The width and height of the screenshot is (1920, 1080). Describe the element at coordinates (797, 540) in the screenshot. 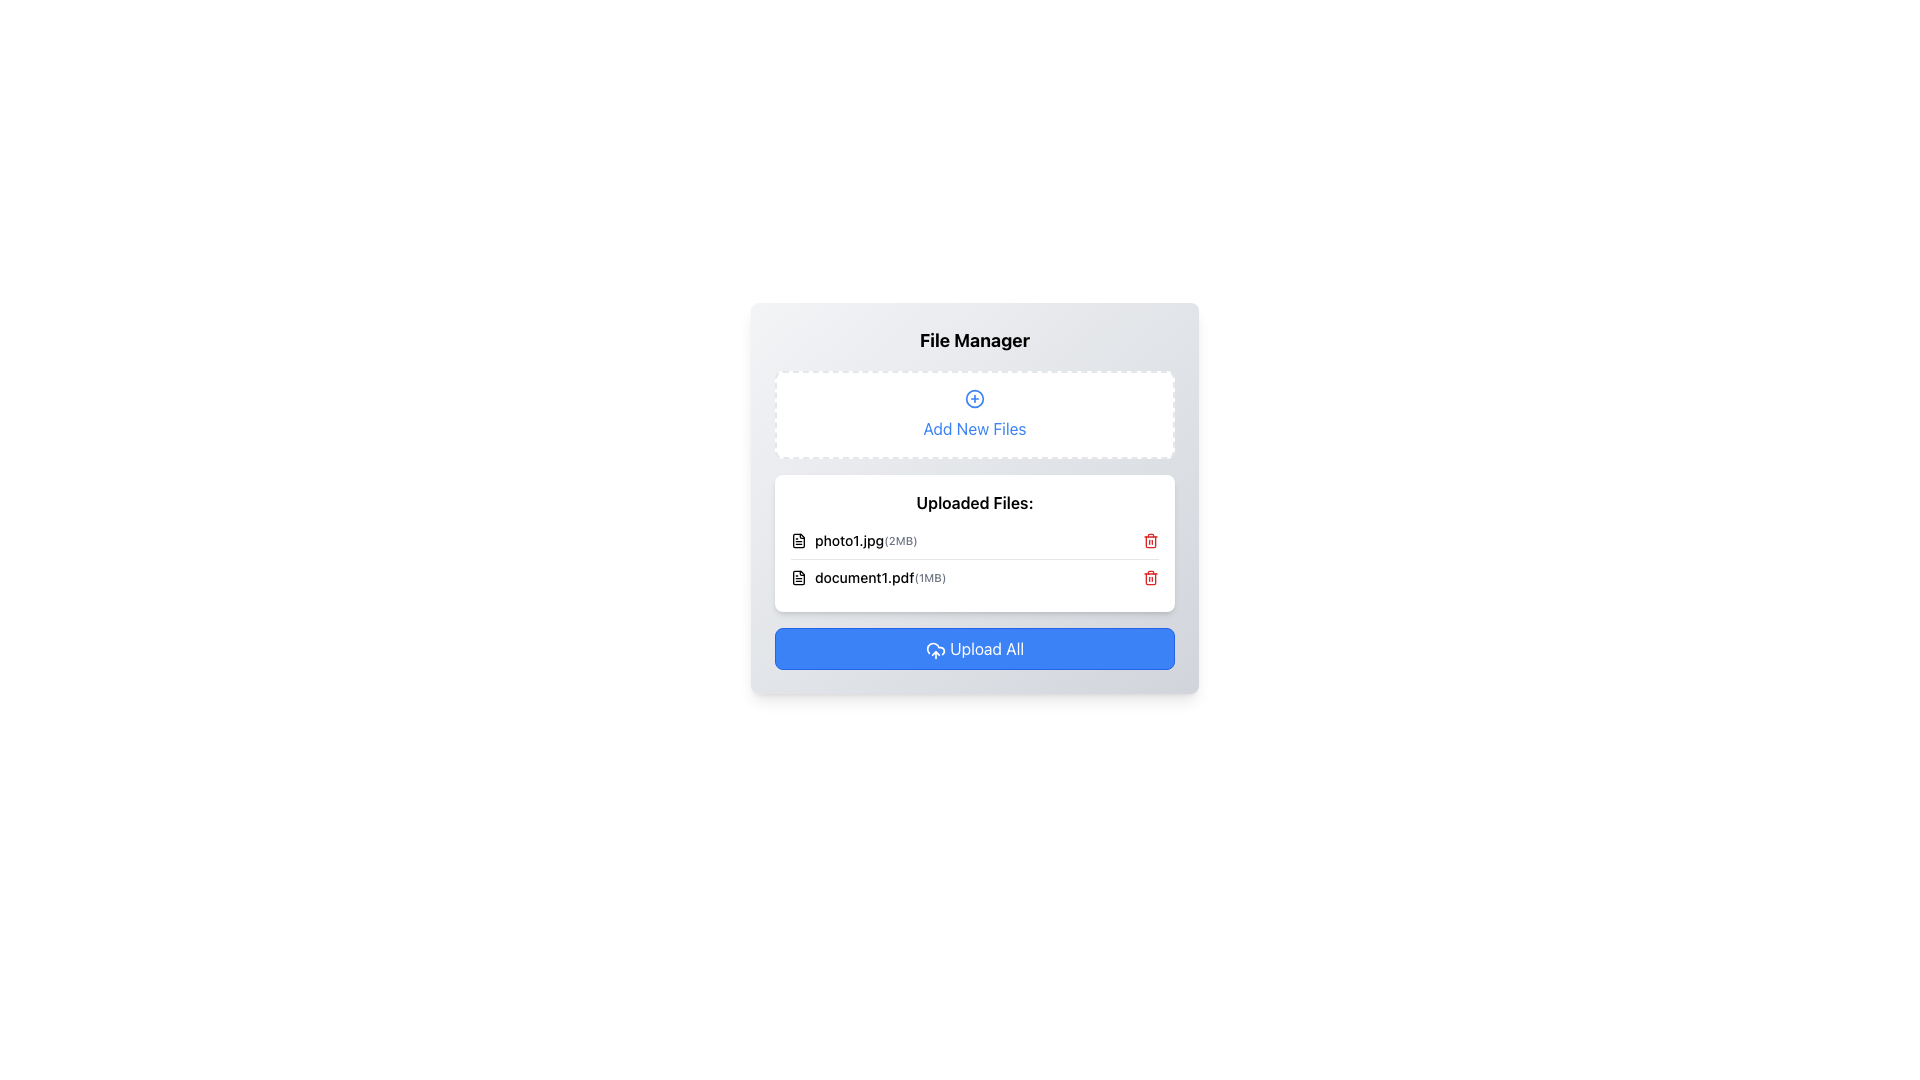

I see `the file type icon located immediately to the left of the text 'photo1.jpg (2MB)' in the uploaded items list of the file manager interface` at that location.